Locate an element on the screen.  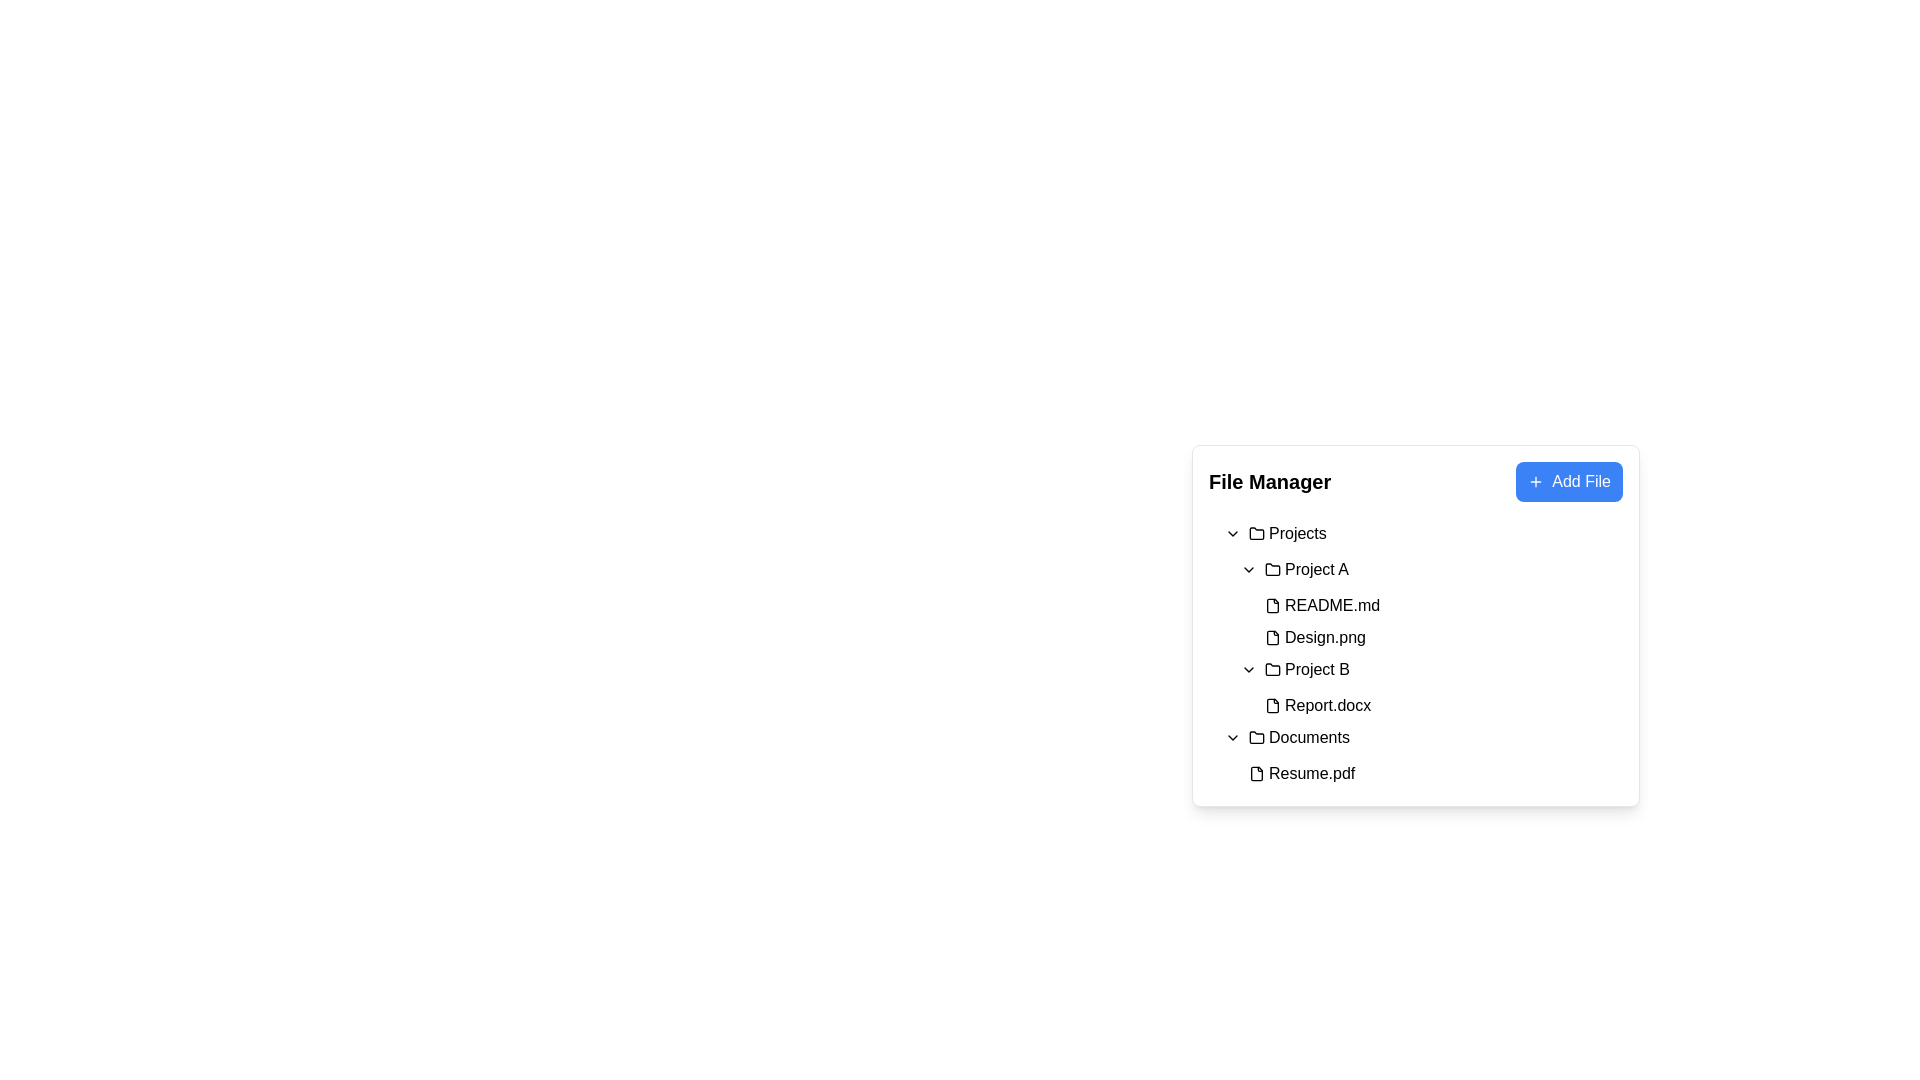
the document file icon located in the 'Projects' section of the 'File Manager' sidebar, specifically to the left of the text 'Report.docx' is located at coordinates (1271, 704).